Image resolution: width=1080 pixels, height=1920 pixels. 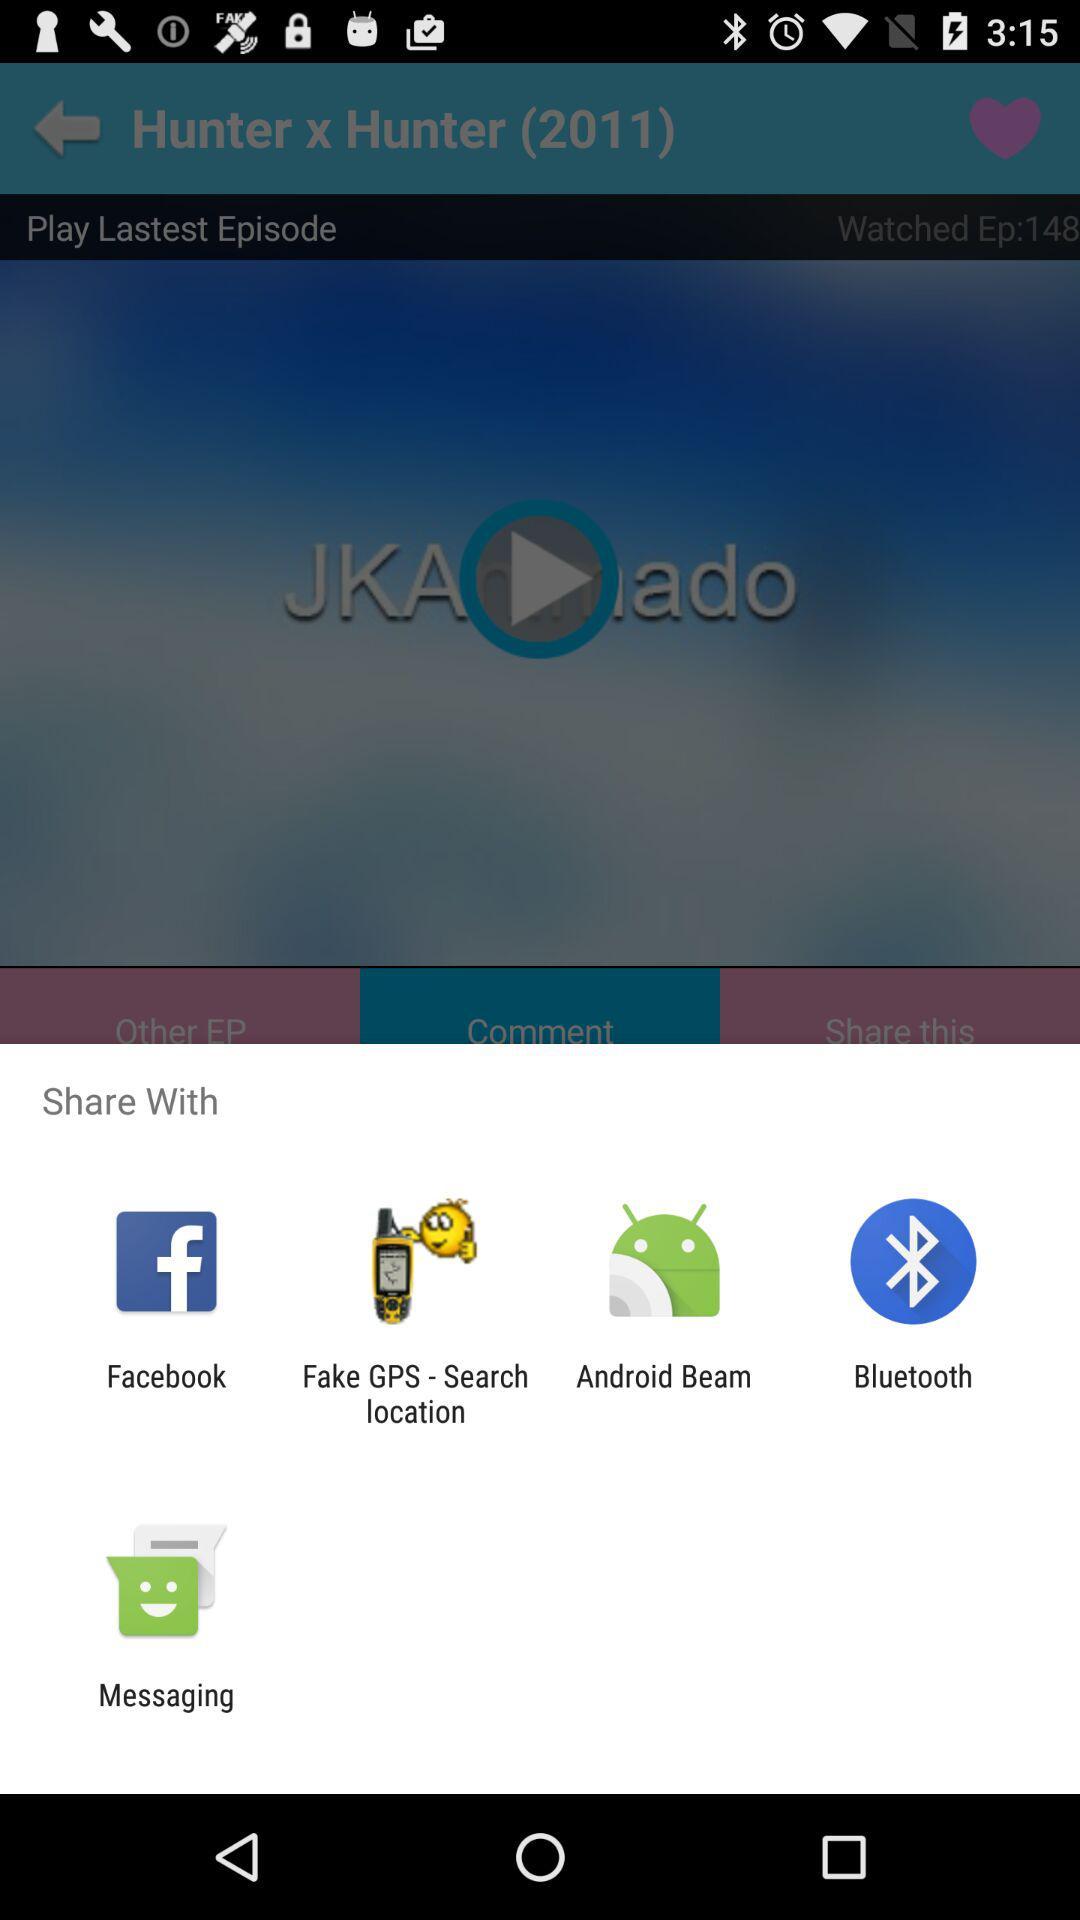 I want to click on app at the bottom right corner, so click(x=913, y=1392).